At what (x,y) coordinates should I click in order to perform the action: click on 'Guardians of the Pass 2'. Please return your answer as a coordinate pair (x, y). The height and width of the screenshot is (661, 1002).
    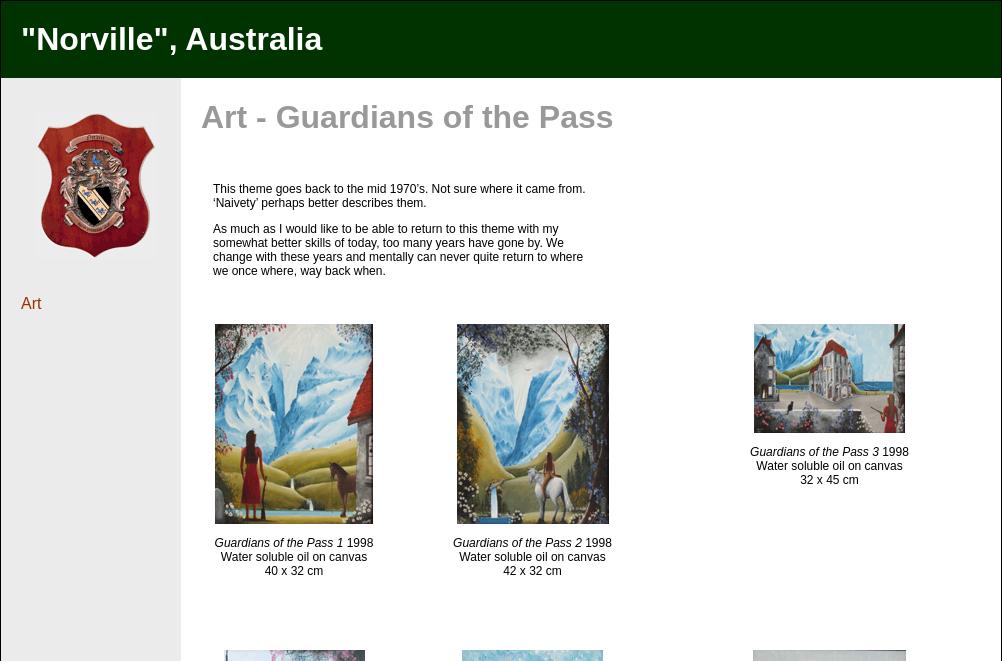
    Looking at the image, I should click on (517, 542).